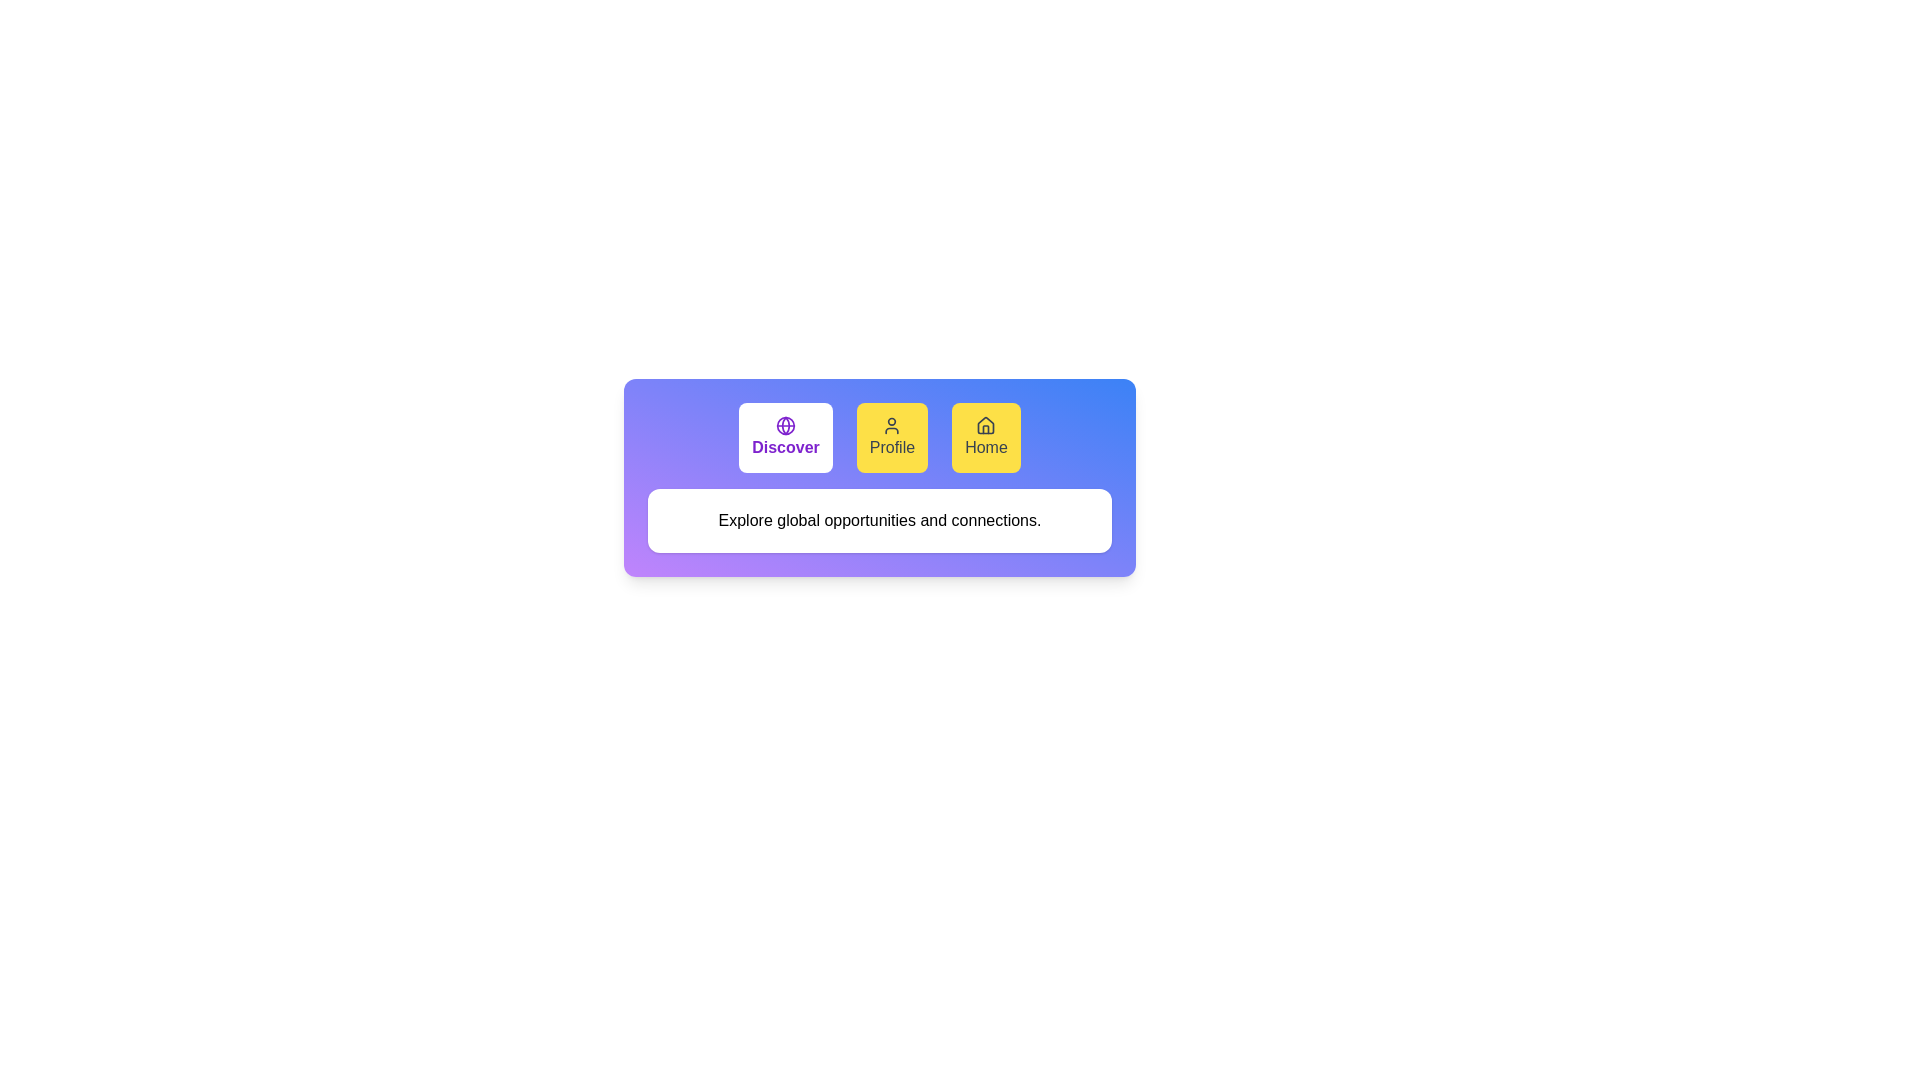 This screenshot has width=1920, height=1080. I want to click on the 'Discover' icon, which is the first card in the horizontal stack of cards at the top left of the interface, indicating its functionality for exploring global content, so click(785, 424).